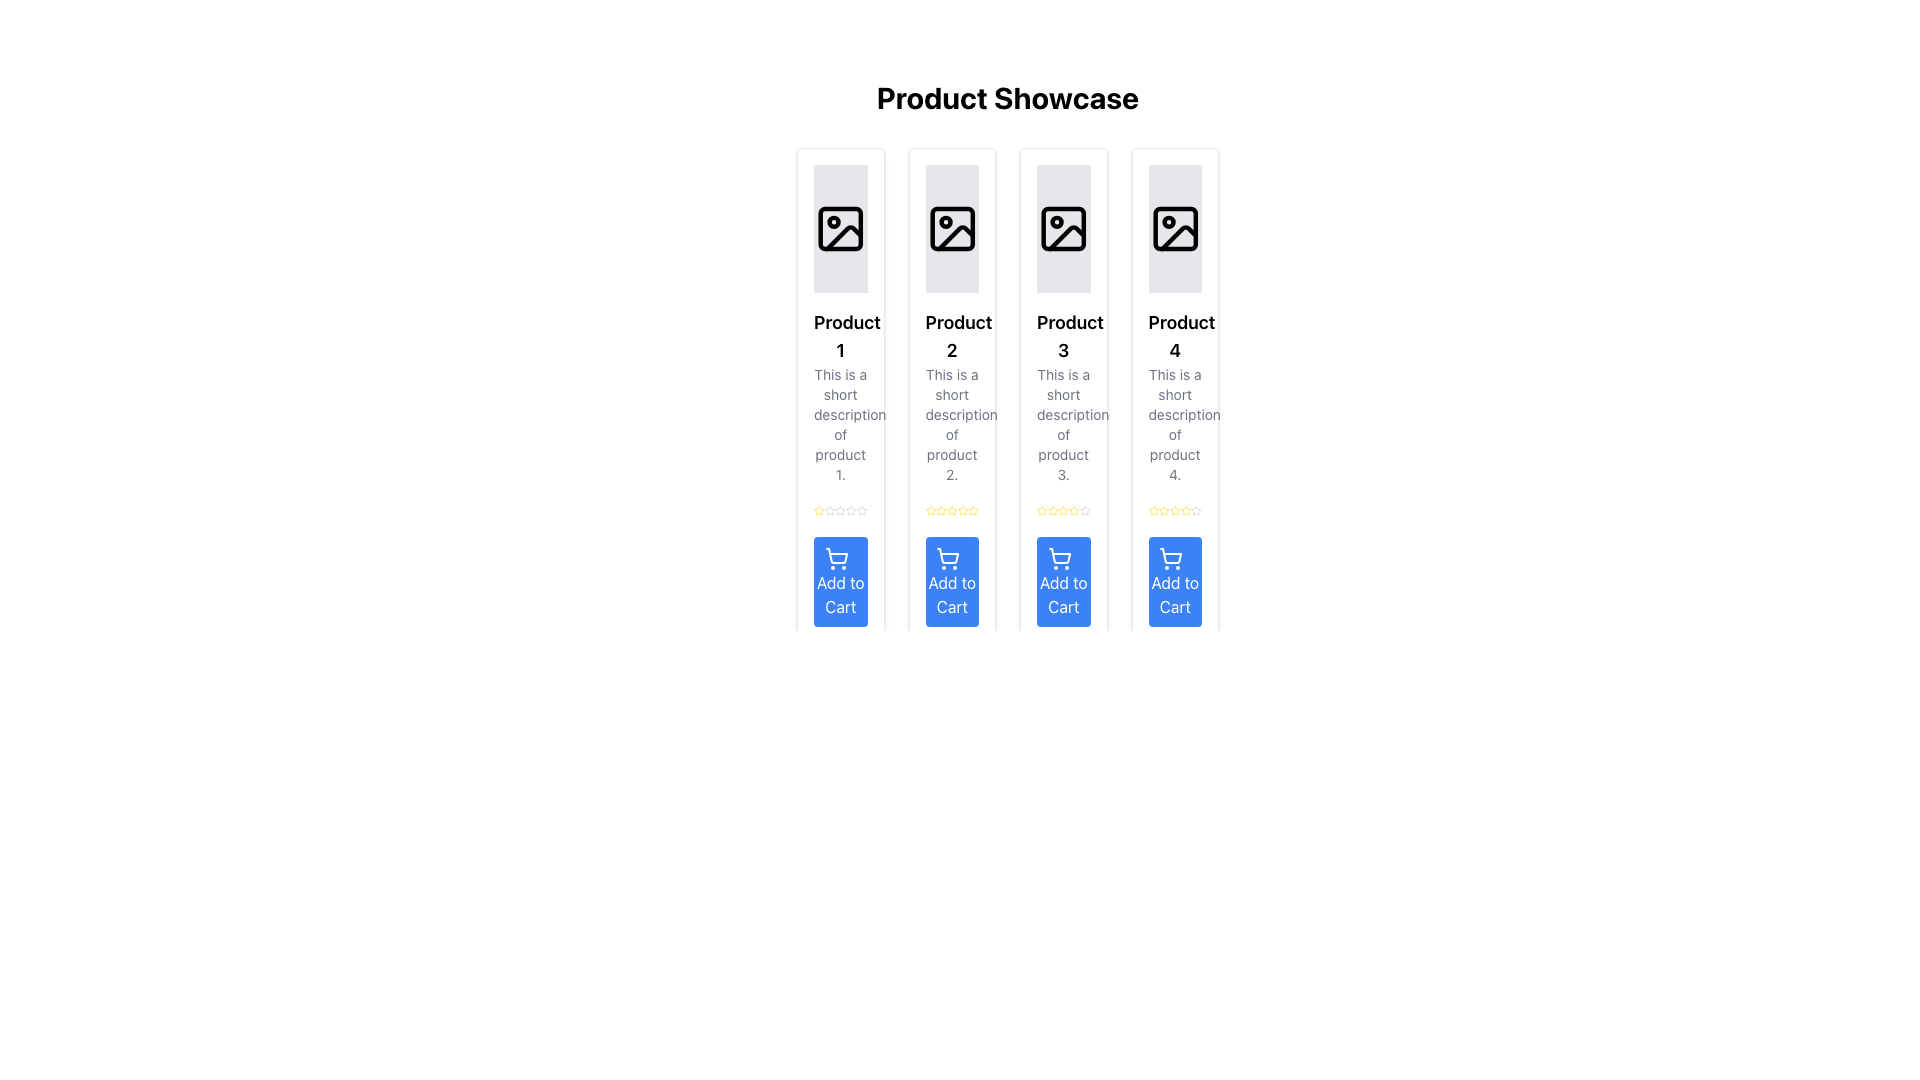  I want to click on the fourth star icon from the left in the rating section for Product 3, so click(1073, 509).